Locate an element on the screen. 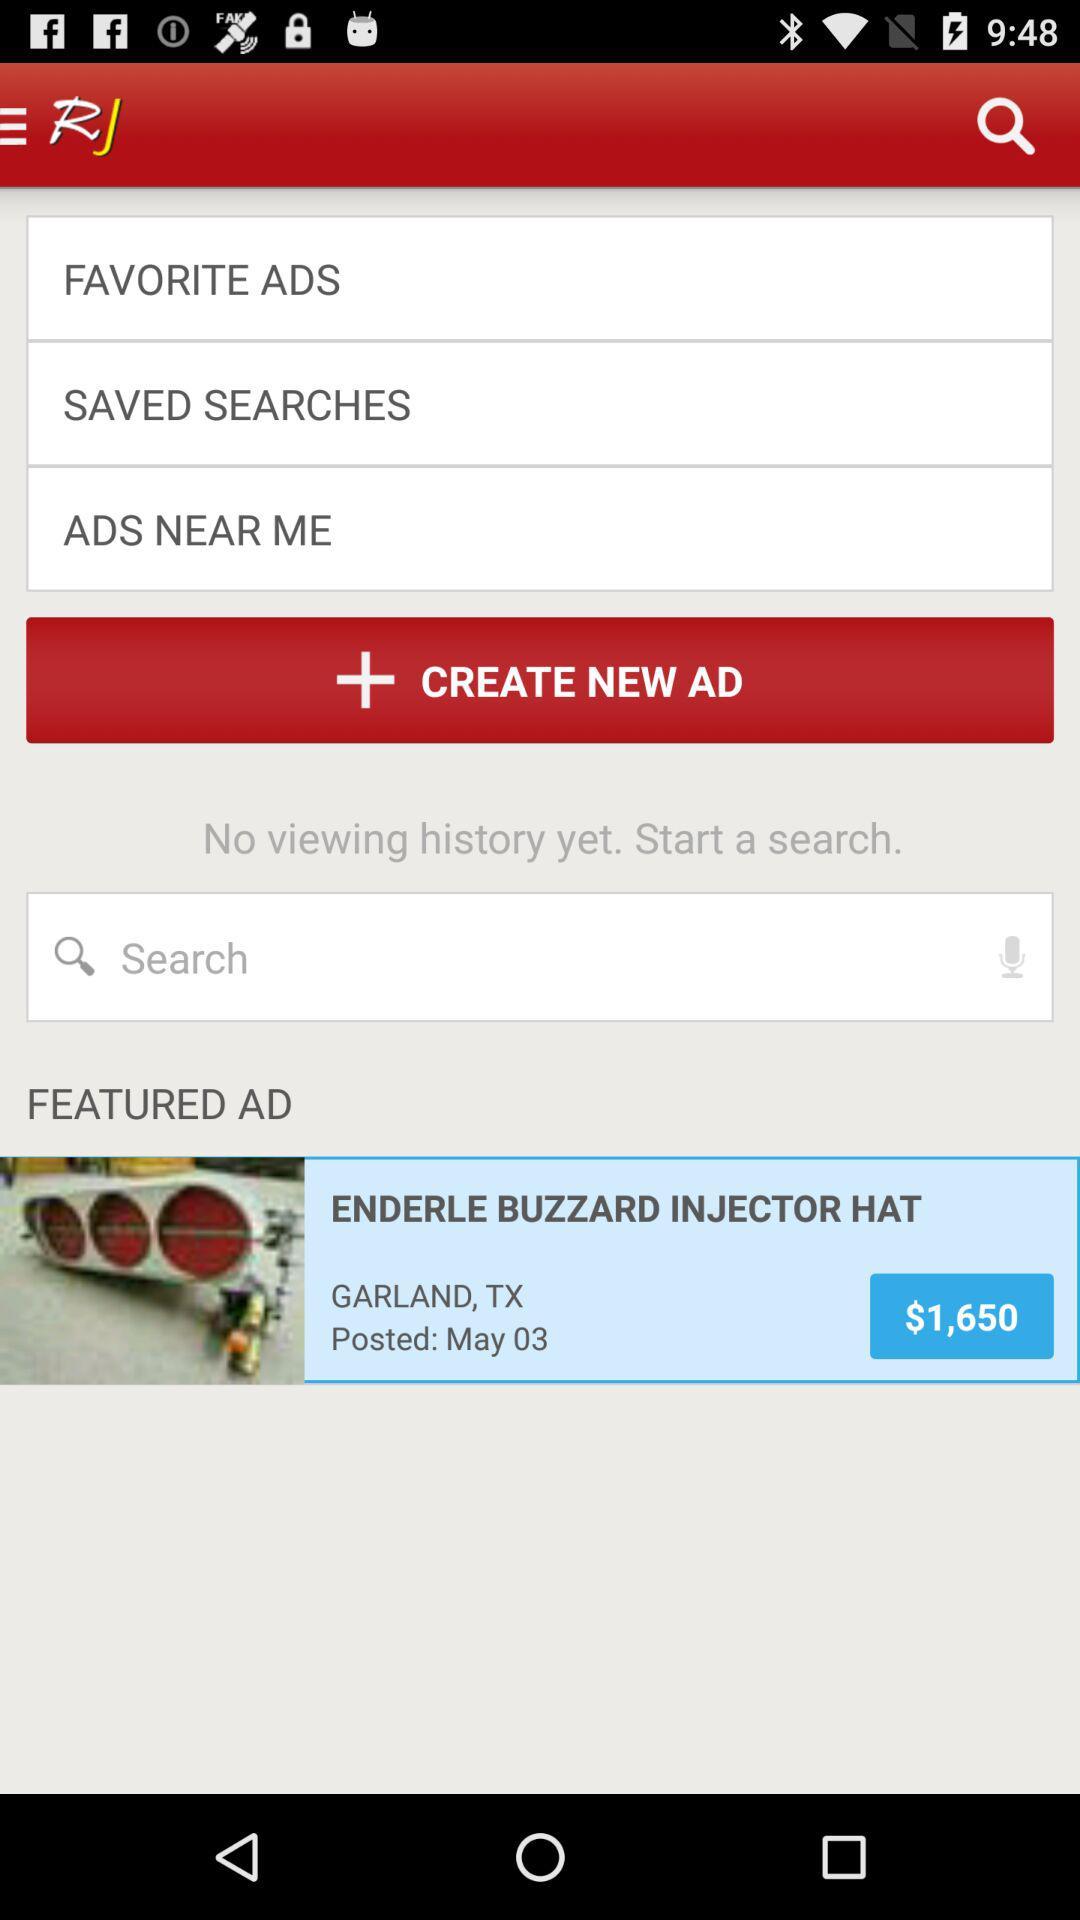 This screenshot has width=1080, height=1920. the app below the saved searches app is located at coordinates (525, 528).